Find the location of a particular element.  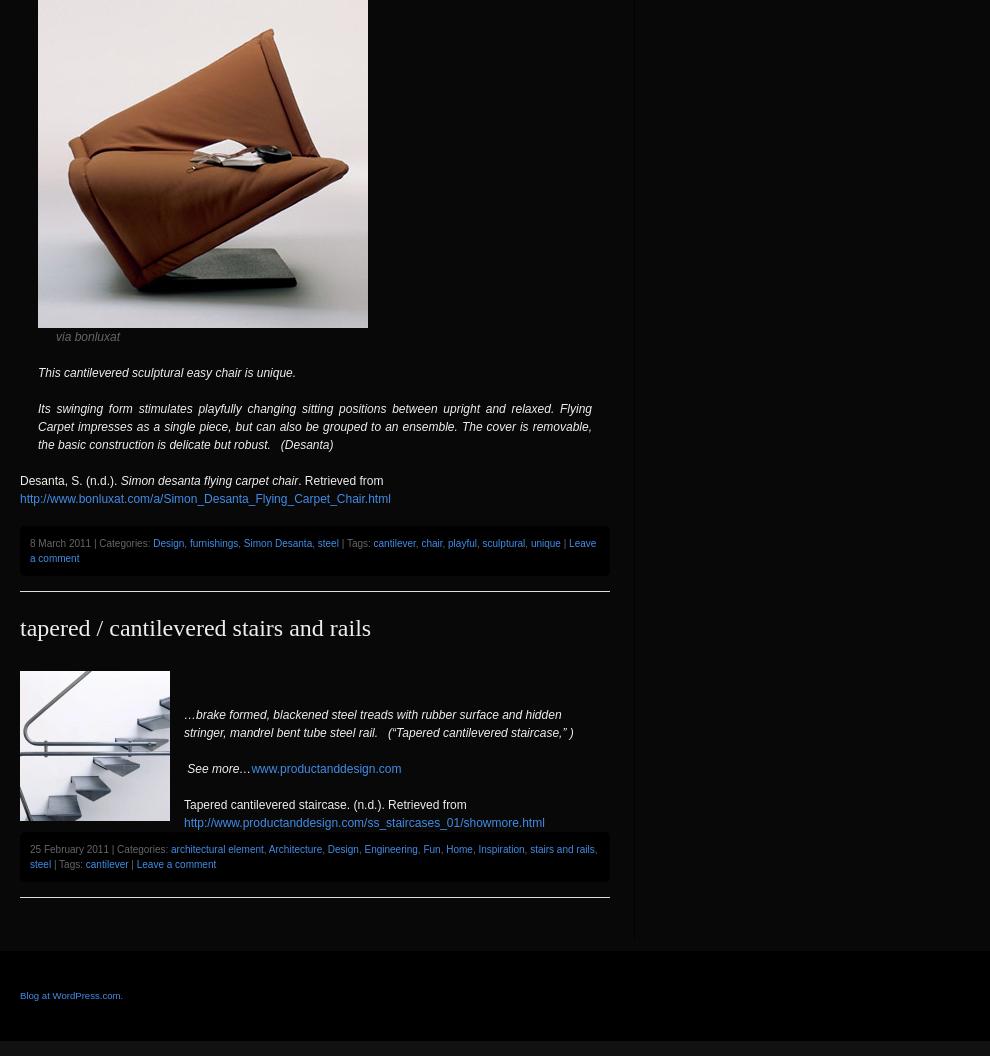

'via bonluxat' is located at coordinates (88, 335).